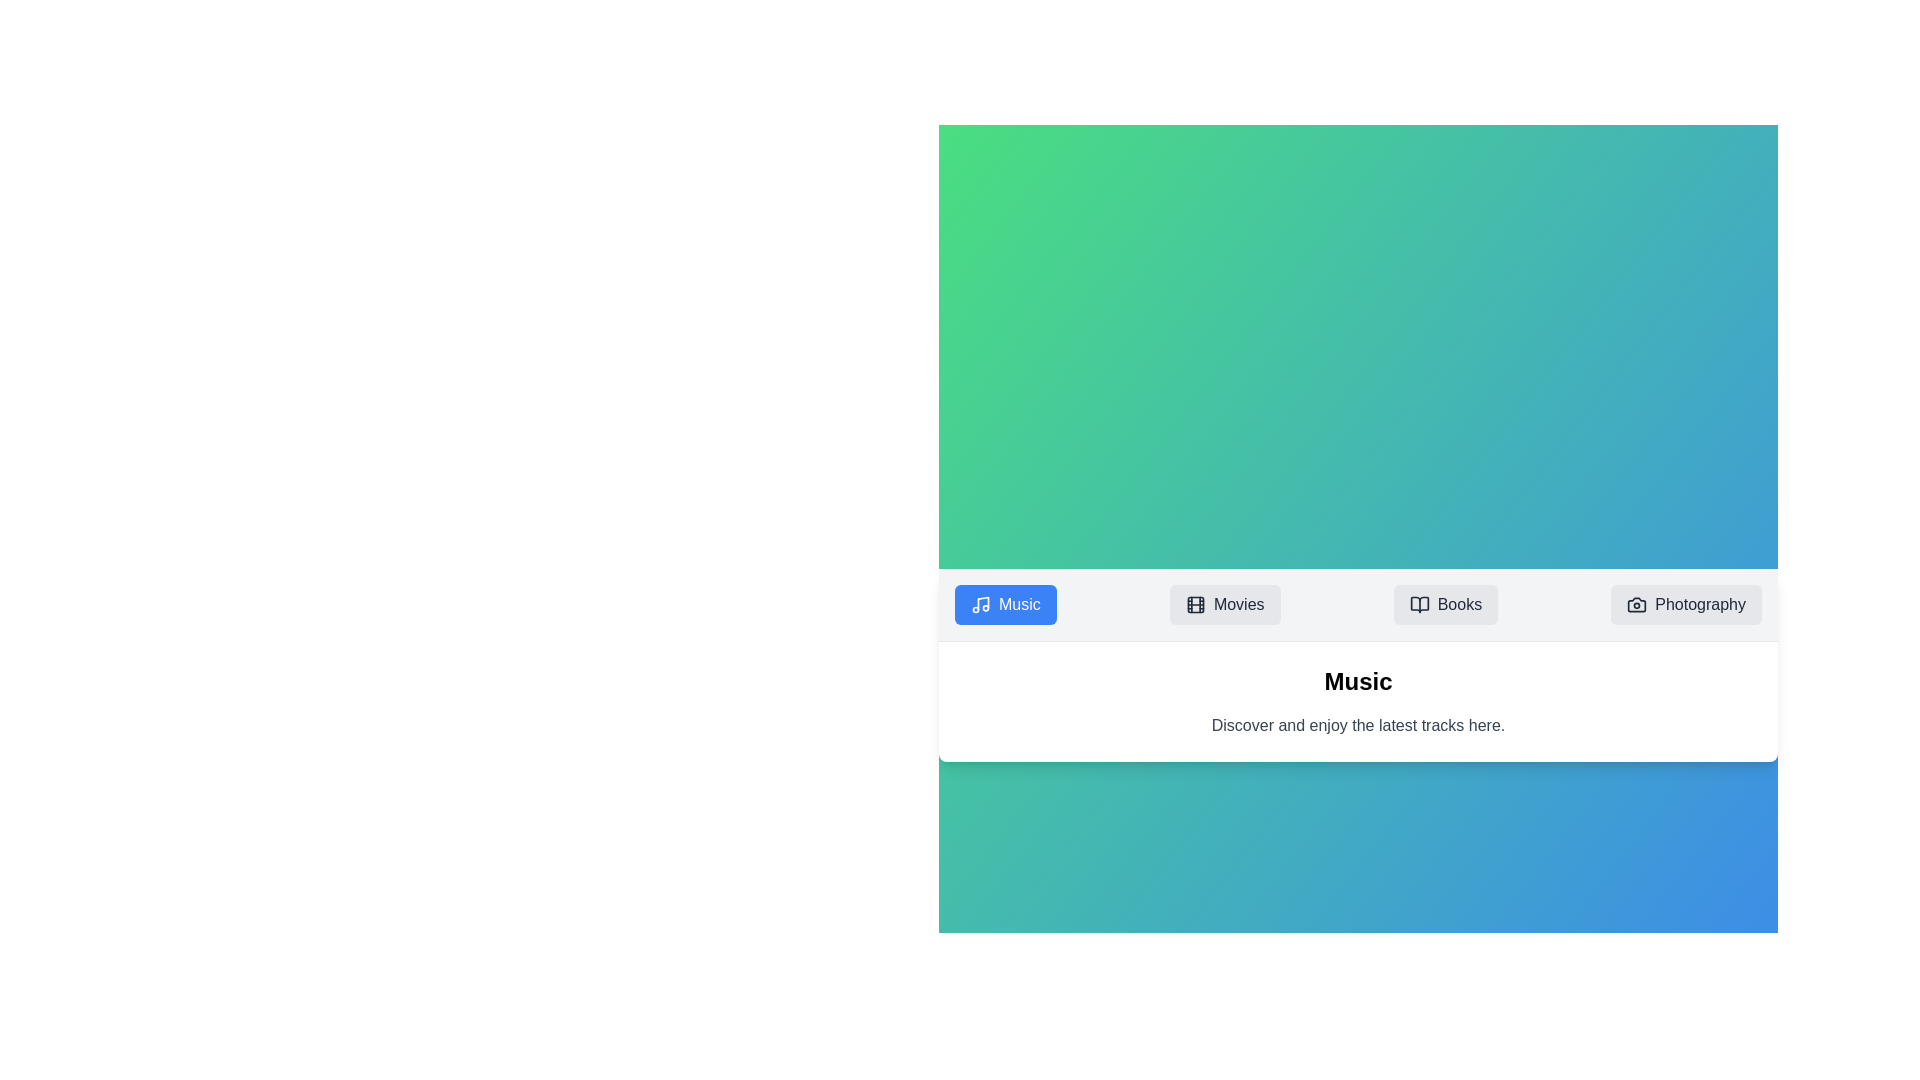 This screenshot has height=1080, width=1920. I want to click on the 'Photography' text label located in the navigation bar at the top right, so click(1698, 603).